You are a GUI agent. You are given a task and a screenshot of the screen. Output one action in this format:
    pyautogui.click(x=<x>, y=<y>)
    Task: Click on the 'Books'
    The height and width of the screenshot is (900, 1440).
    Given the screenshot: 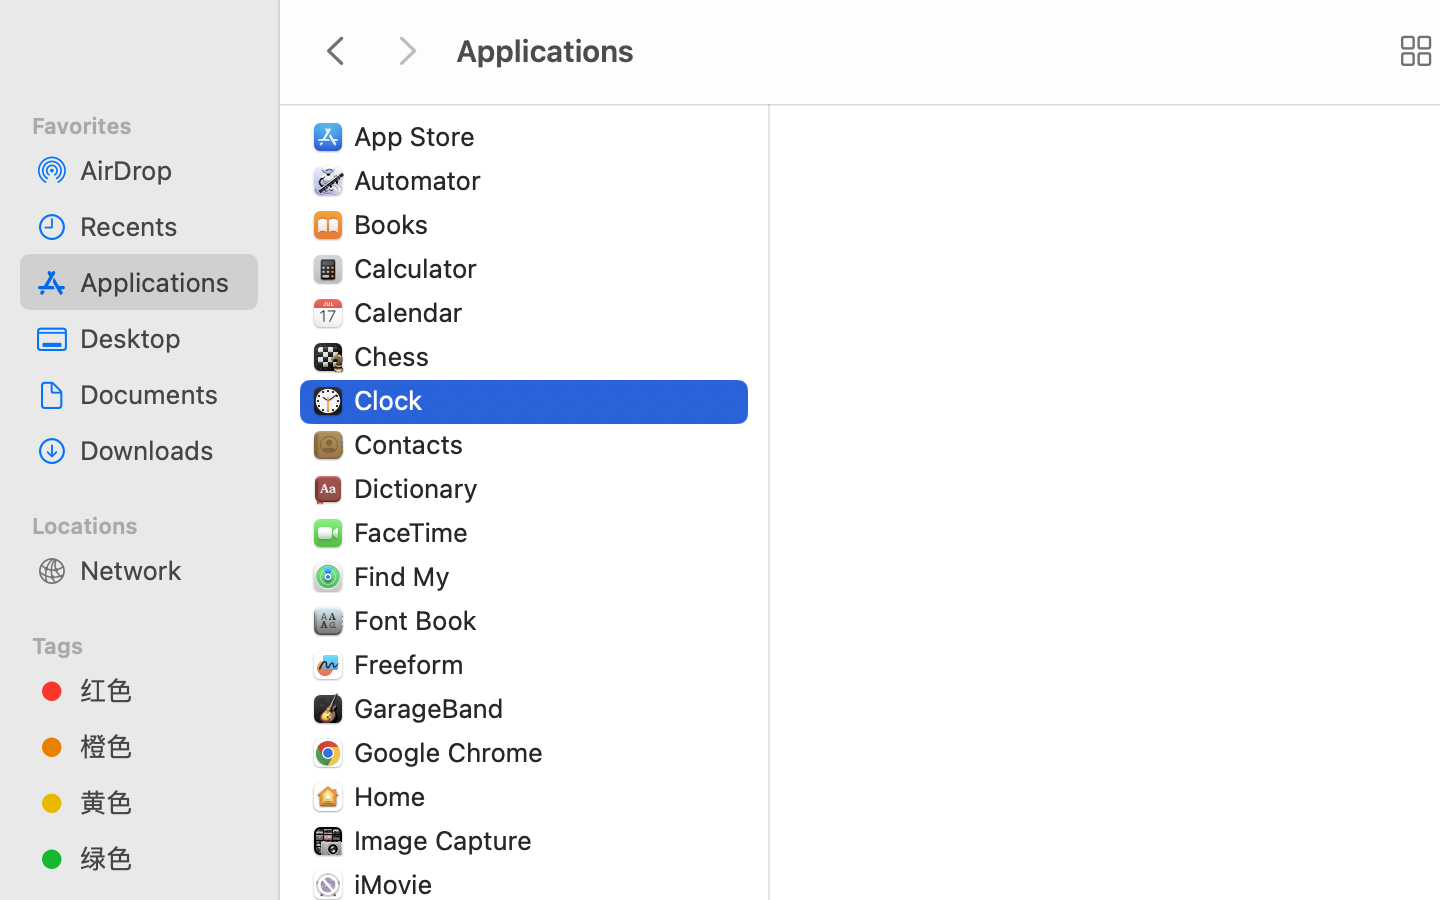 What is the action you would take?
    pyautogui.click(x=395, y=224)
    